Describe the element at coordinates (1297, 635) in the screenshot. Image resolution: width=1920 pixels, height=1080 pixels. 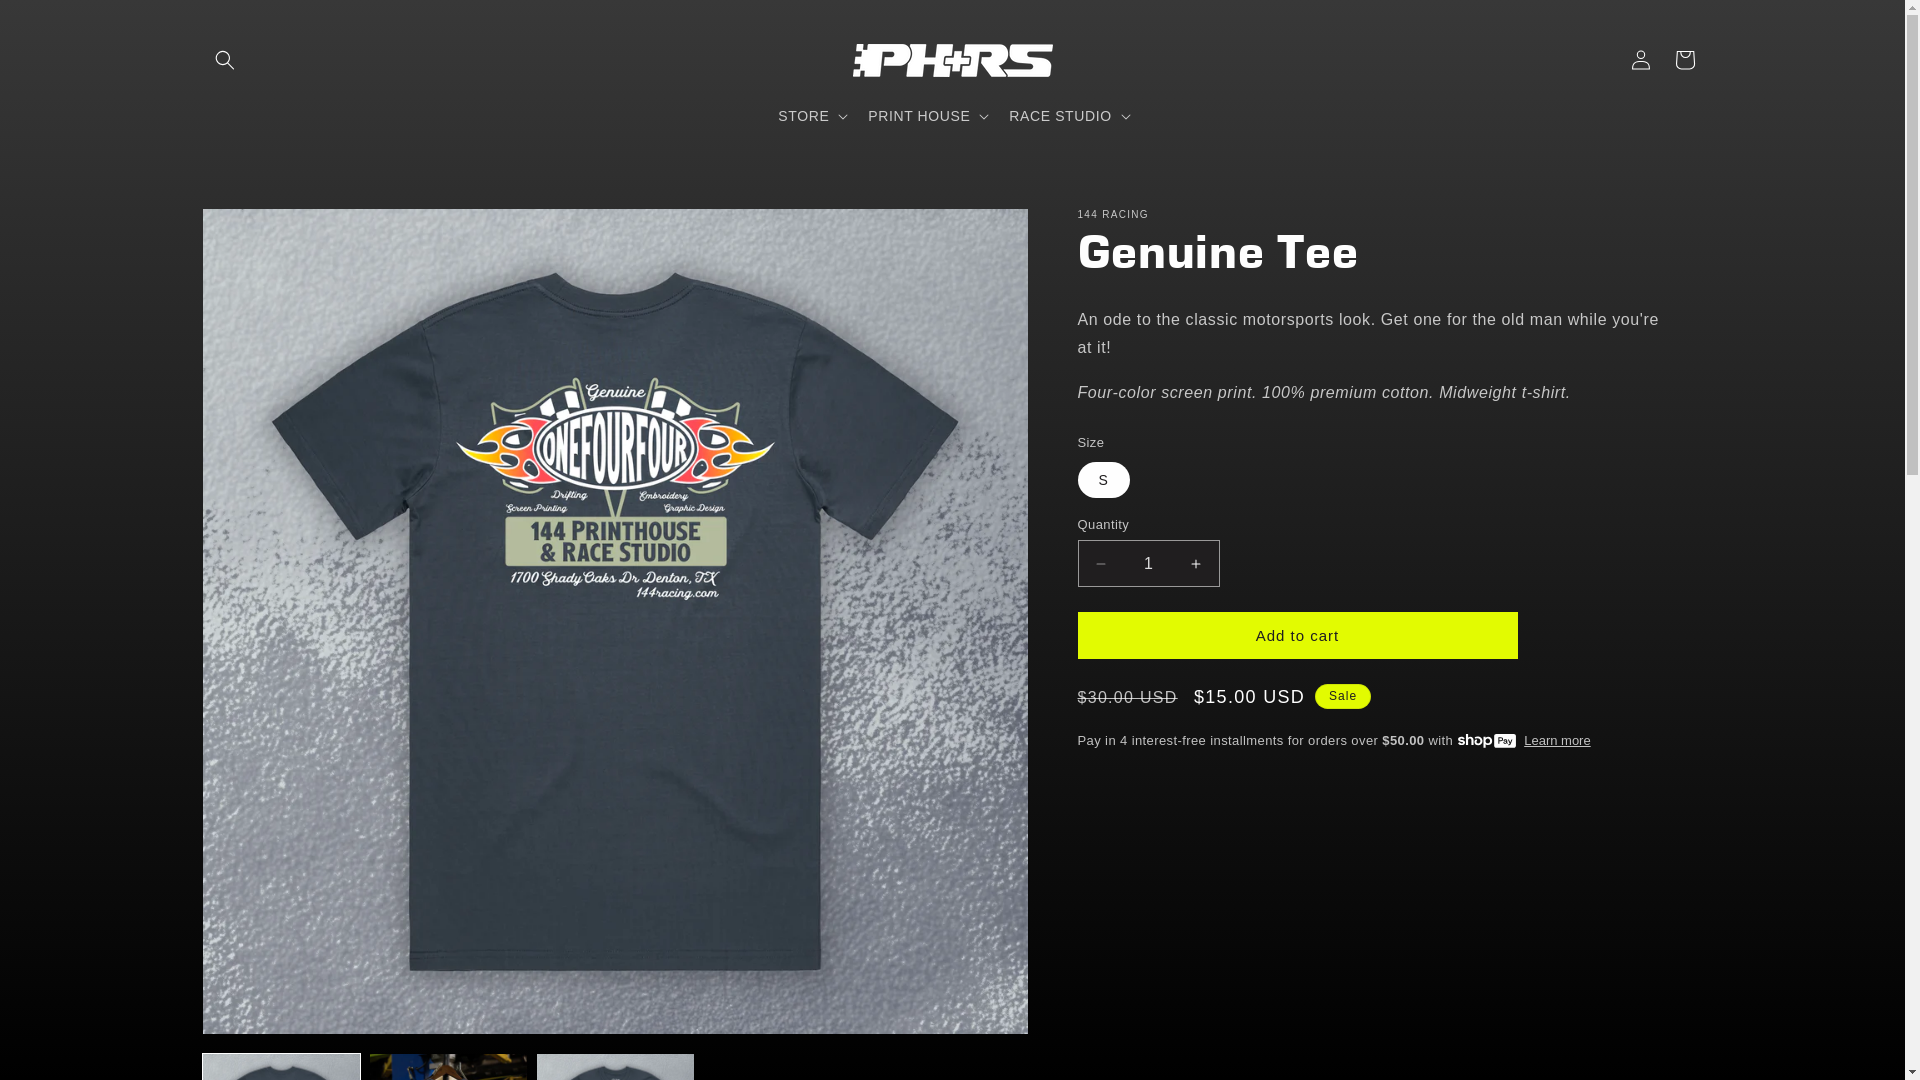
I see `'Add to cart'` at that location.